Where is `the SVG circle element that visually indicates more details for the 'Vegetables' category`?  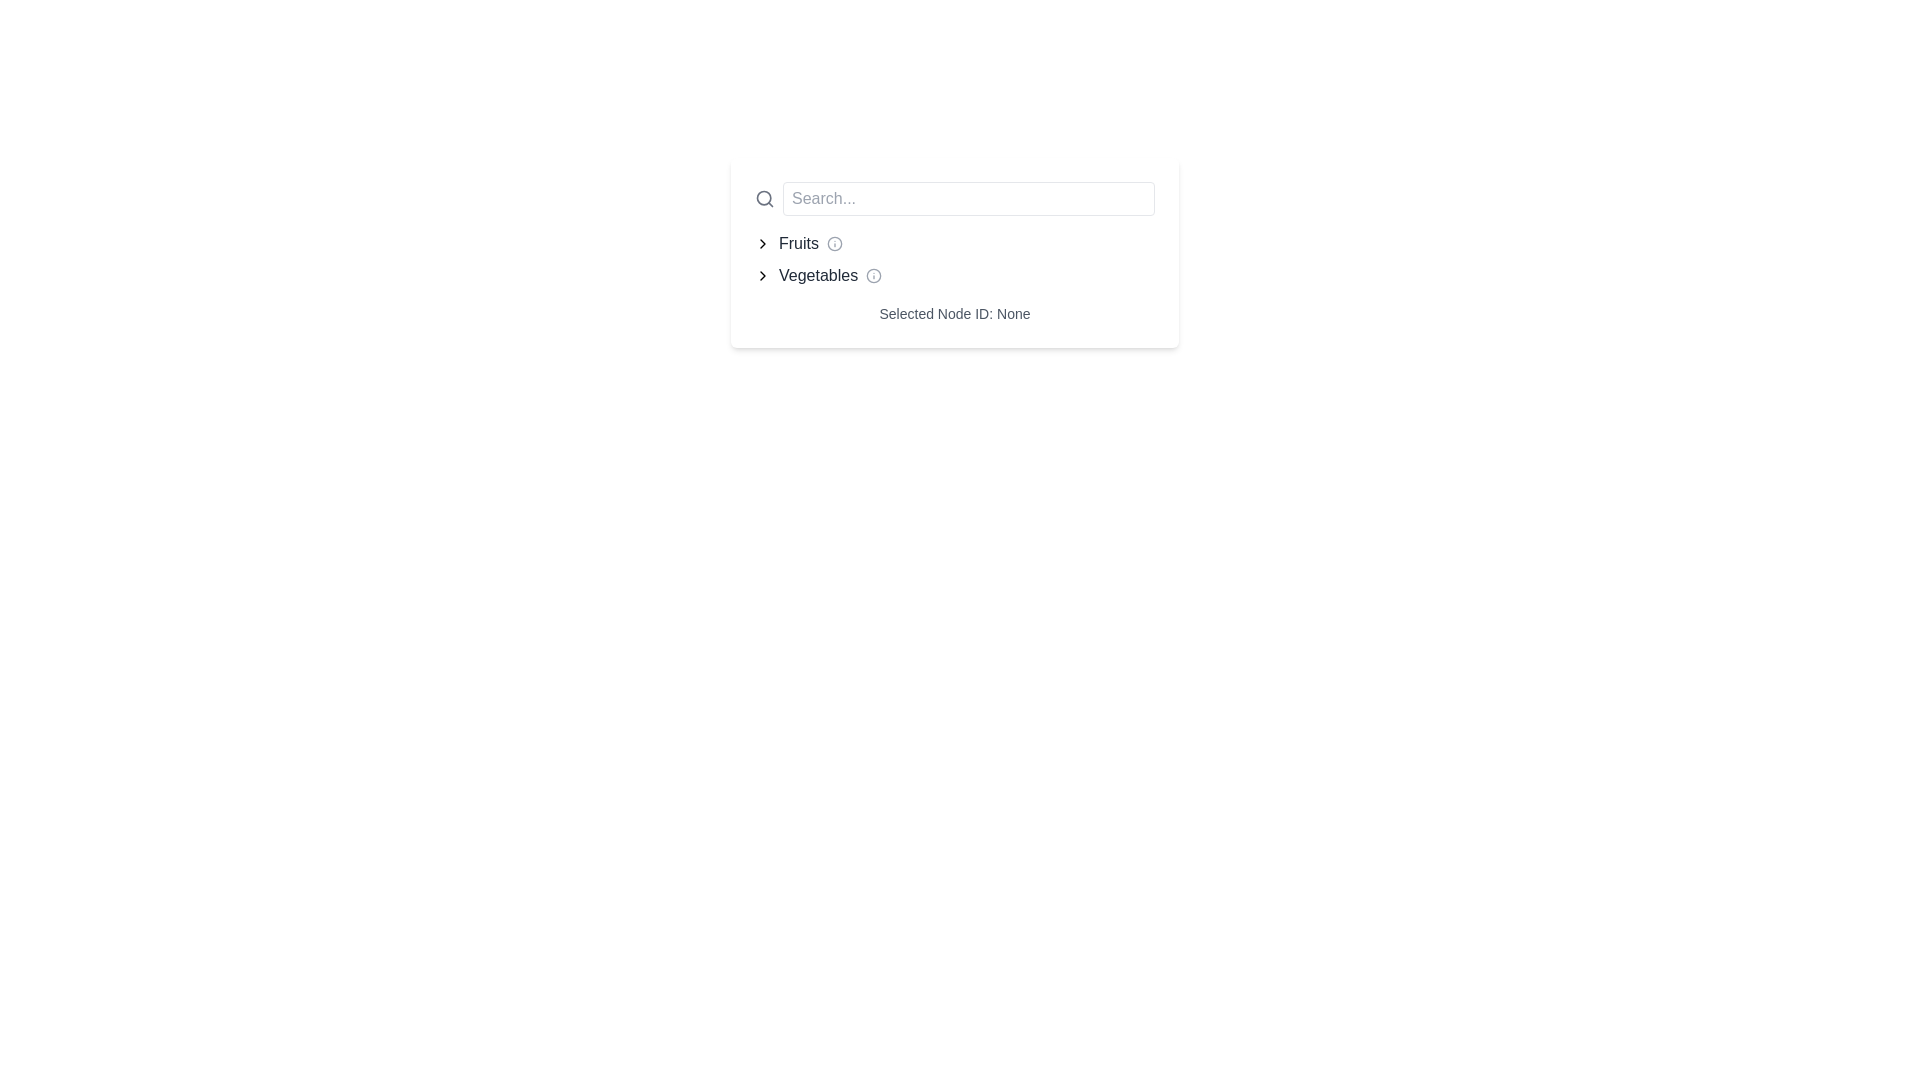
the SVG circle element that visually indicates more details for the 'Vegetables' category is located at coordinates (874, 276).